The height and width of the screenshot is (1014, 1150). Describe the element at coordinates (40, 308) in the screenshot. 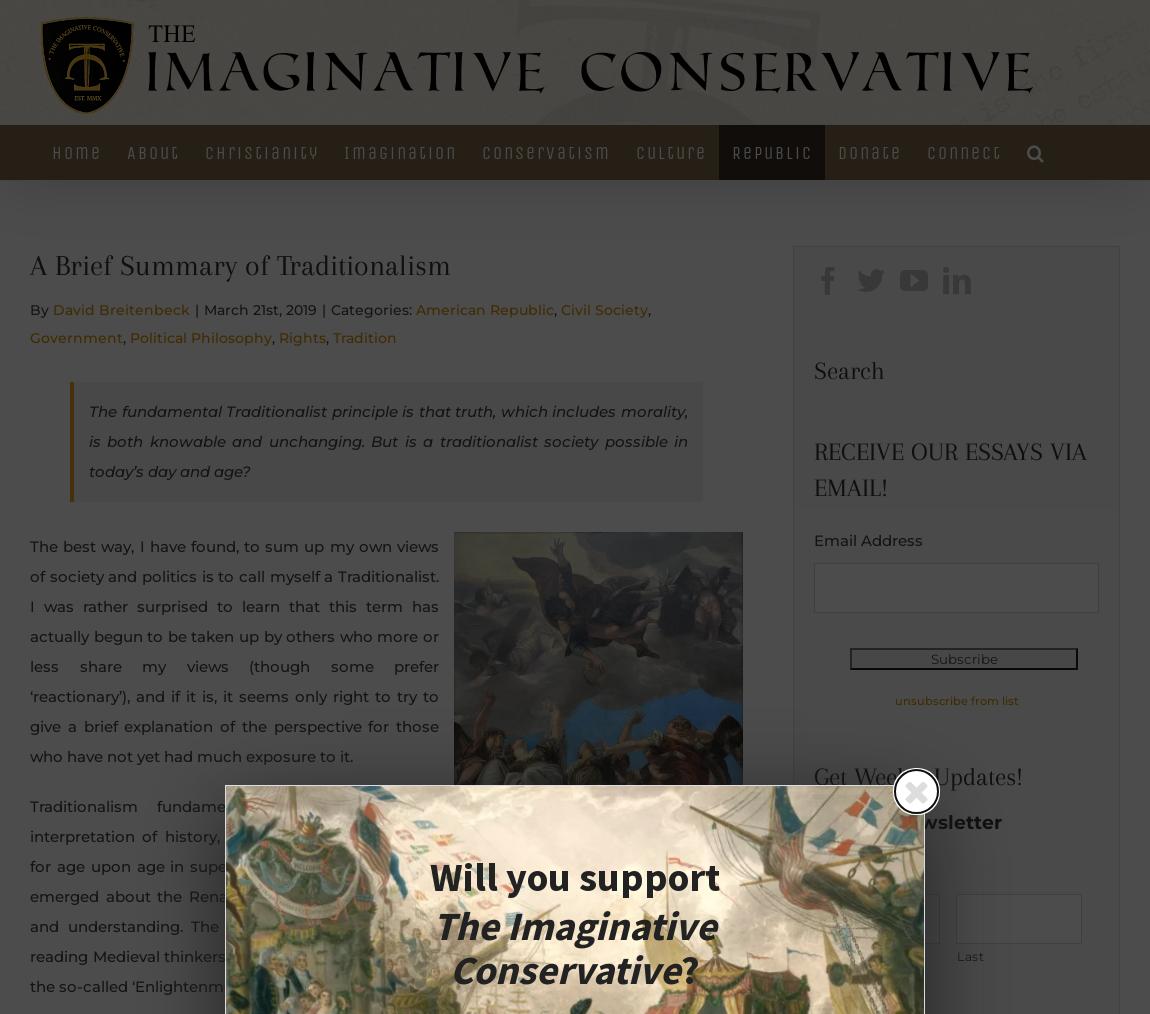

I see `'By'` at that location.